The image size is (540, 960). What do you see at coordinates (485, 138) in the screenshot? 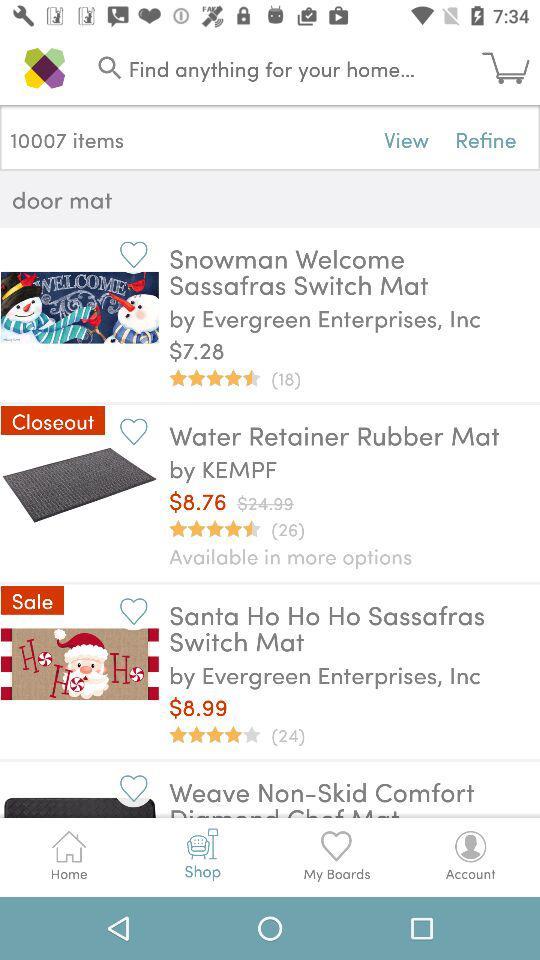
I see `the option refine which is on the top right of the screen` at bounding box center [485, 138].